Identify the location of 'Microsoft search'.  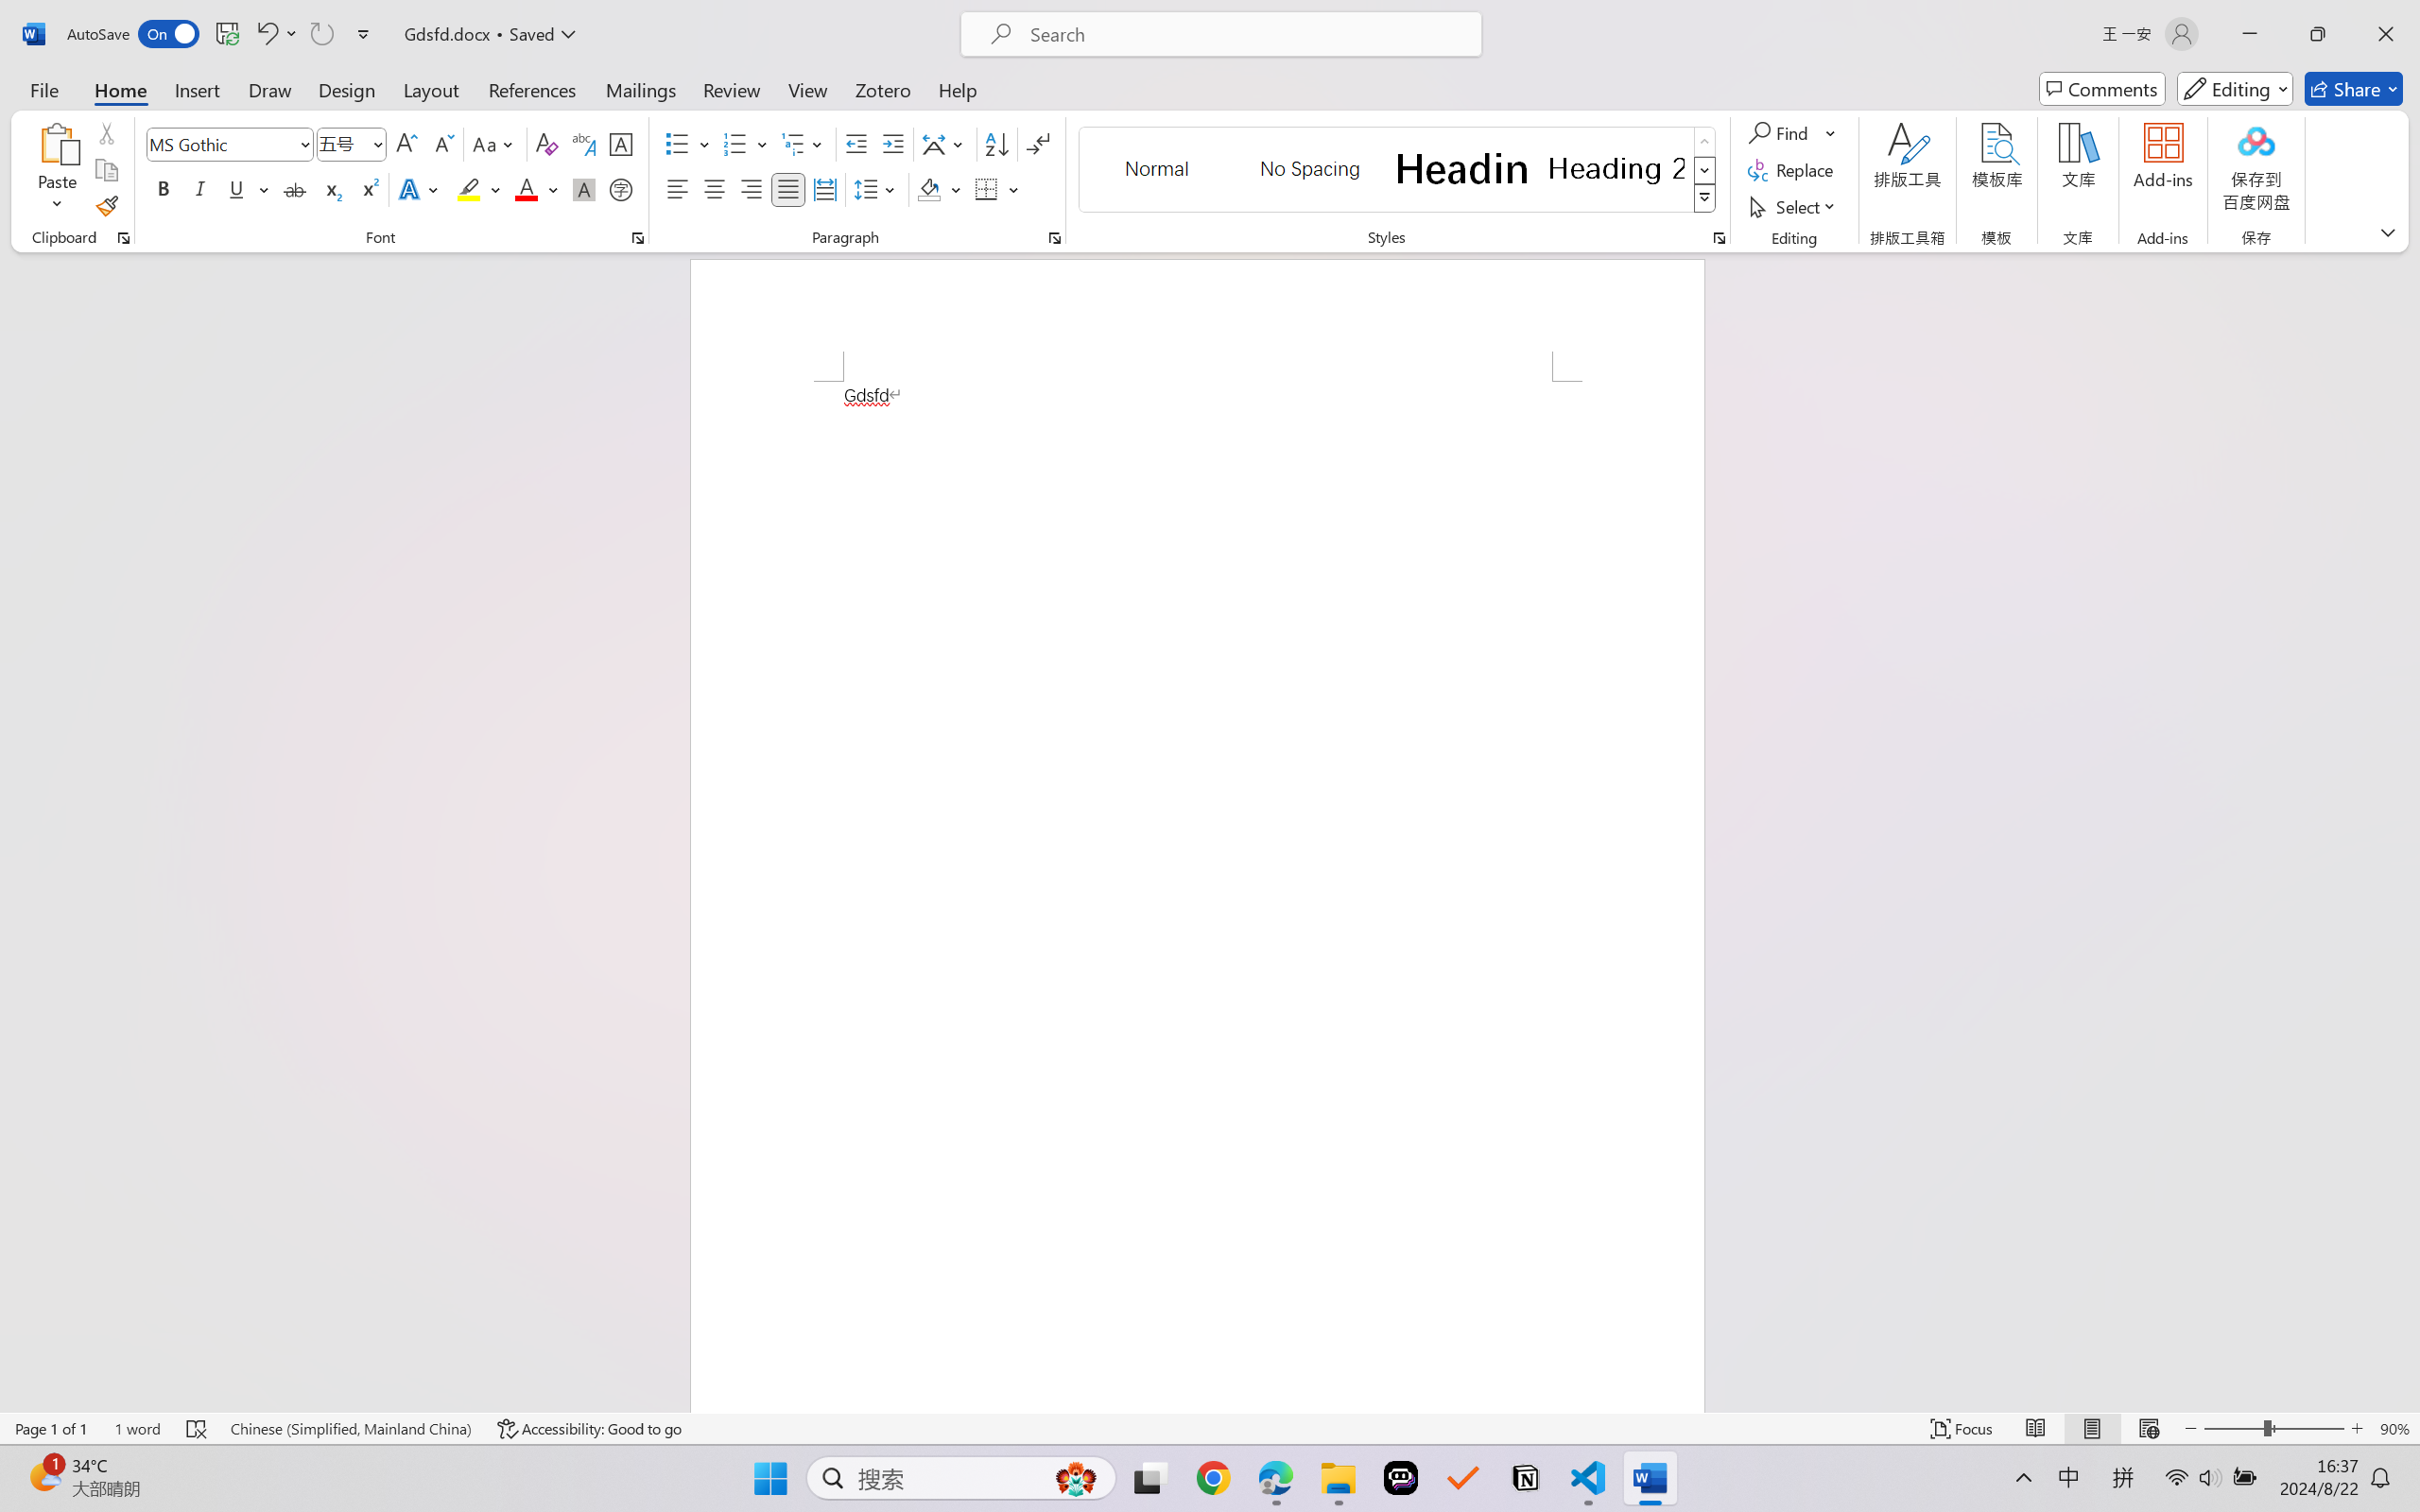
(1246, 33).